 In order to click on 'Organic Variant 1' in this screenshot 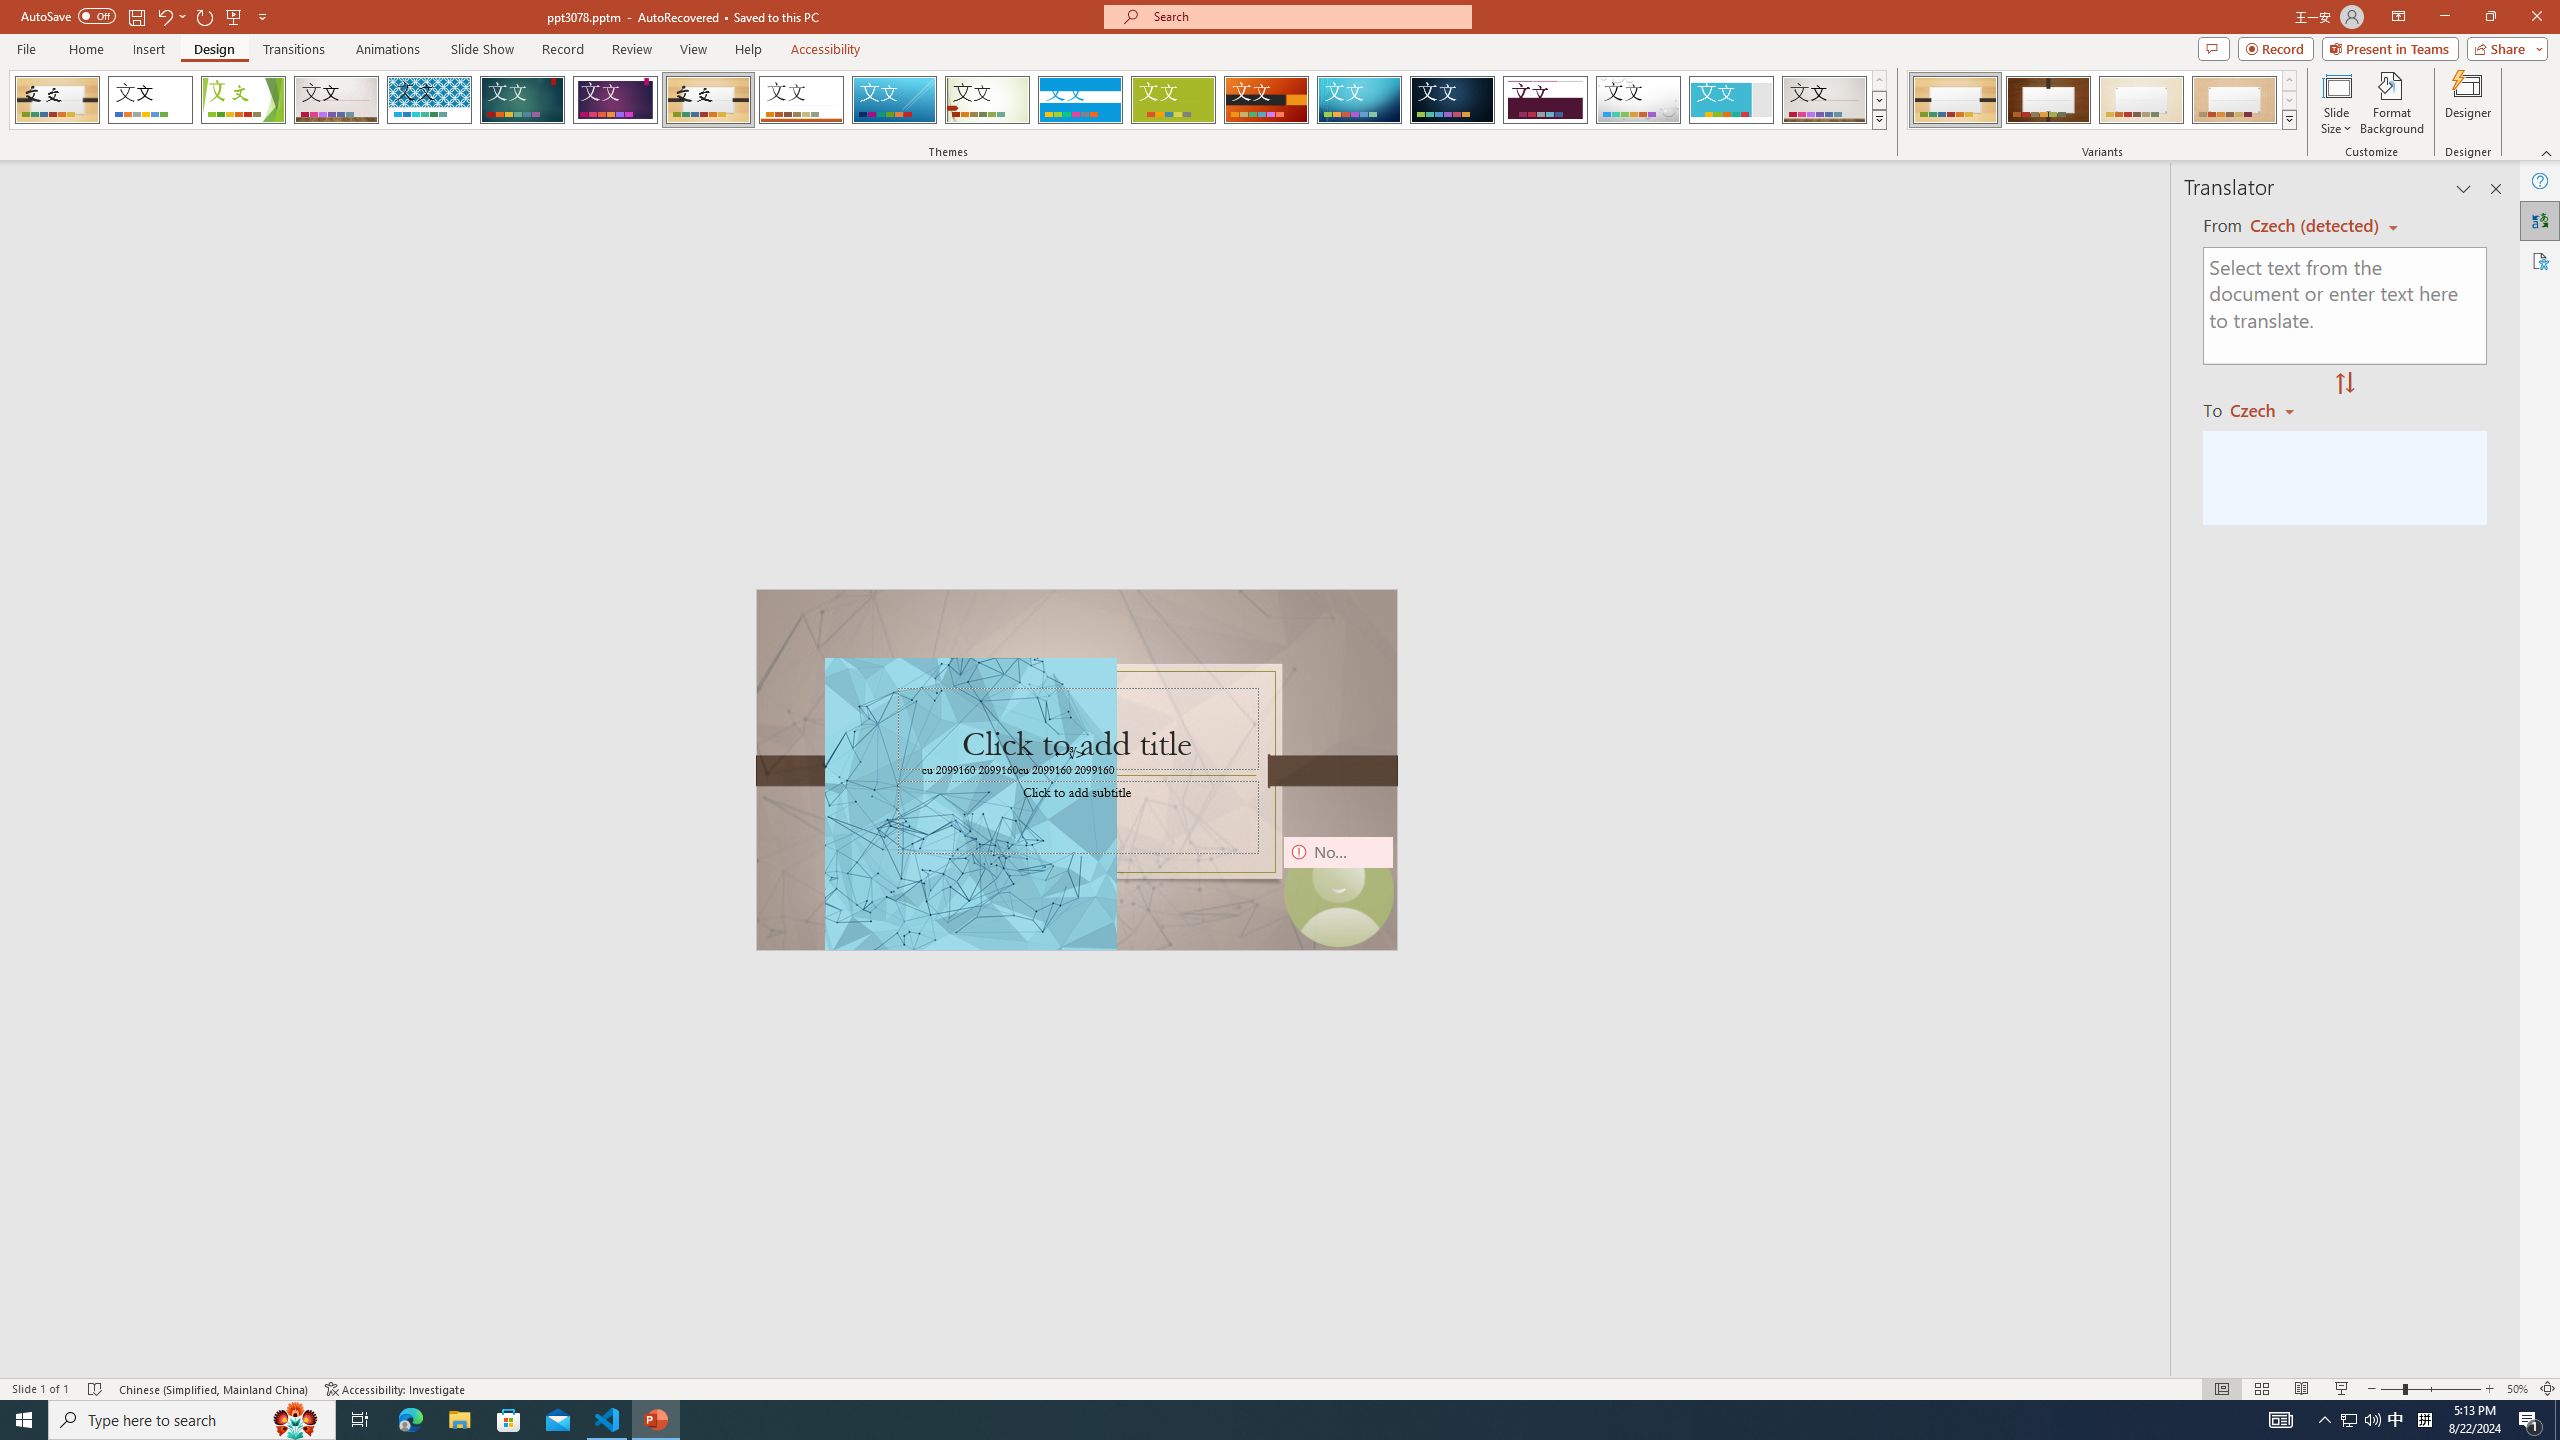, I will do `click(1954, 99)`.